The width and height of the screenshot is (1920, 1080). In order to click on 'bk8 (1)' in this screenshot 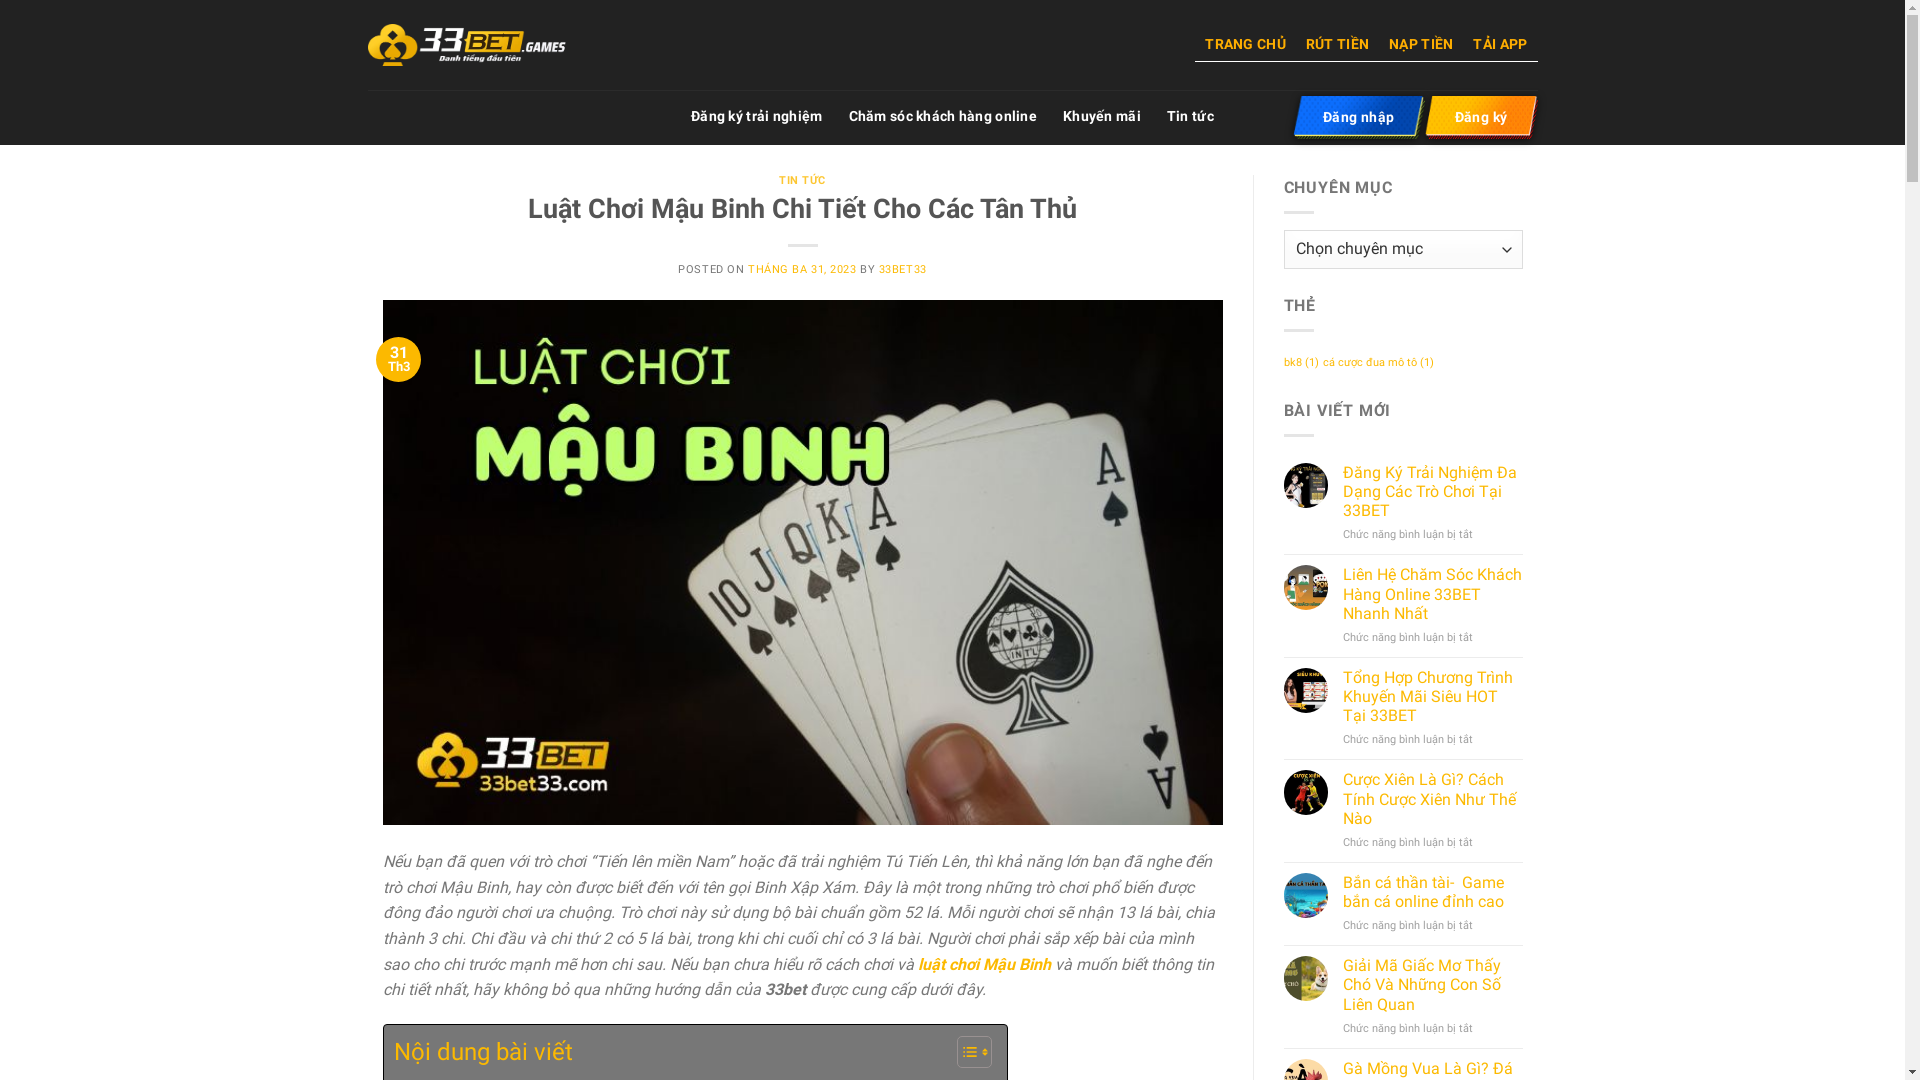, I will do `click(1301, 362)`.